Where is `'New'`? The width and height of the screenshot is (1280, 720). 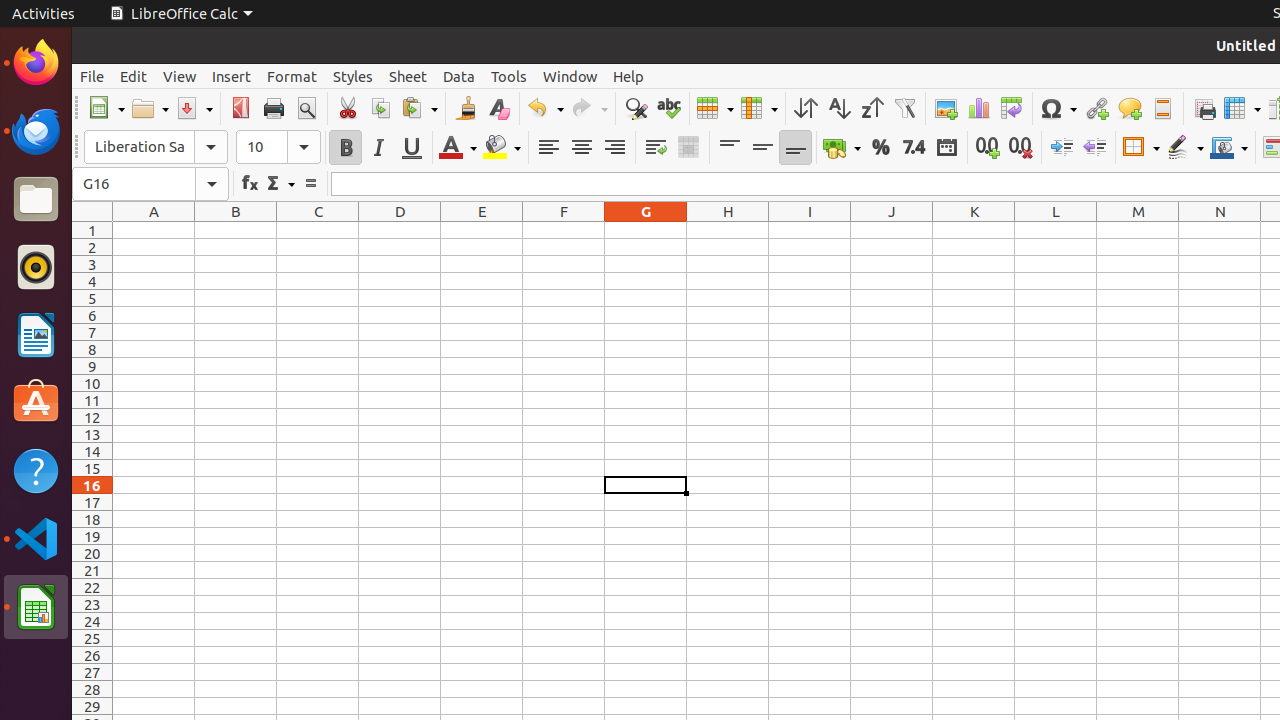 'New' is located at coordinates (104, 108).